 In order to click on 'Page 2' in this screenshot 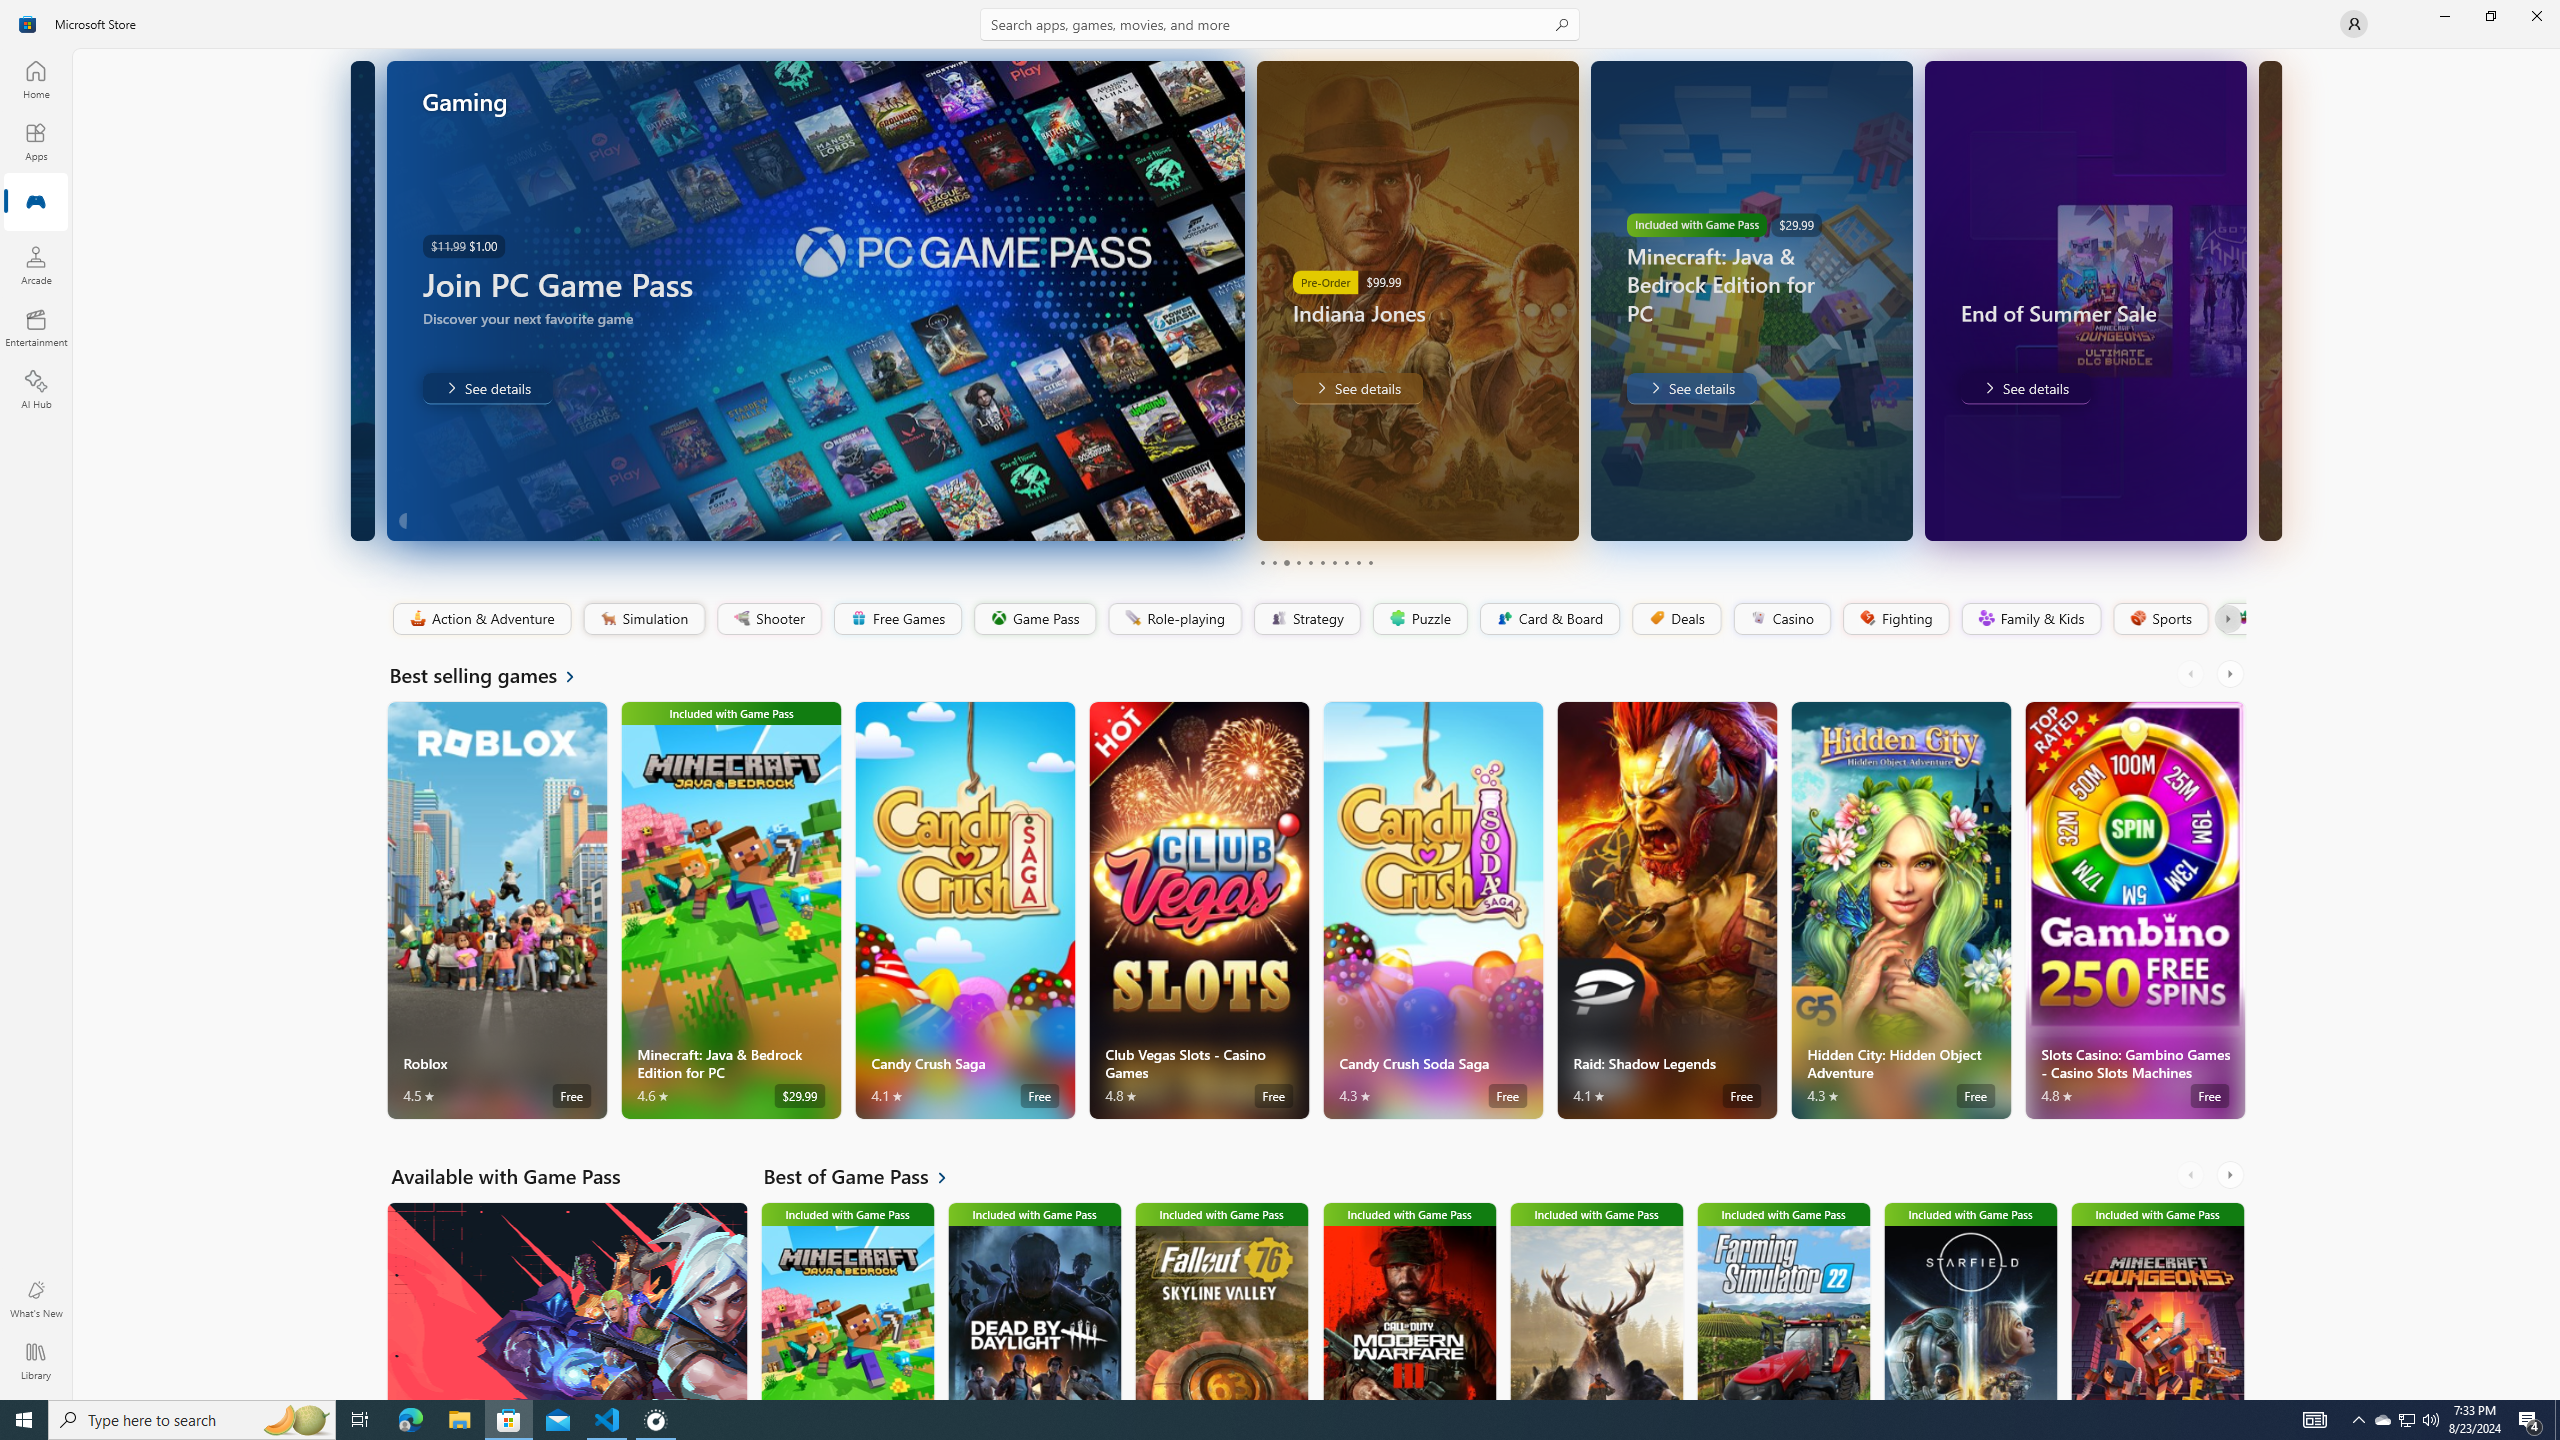, I will do `click(1272, 562)`.